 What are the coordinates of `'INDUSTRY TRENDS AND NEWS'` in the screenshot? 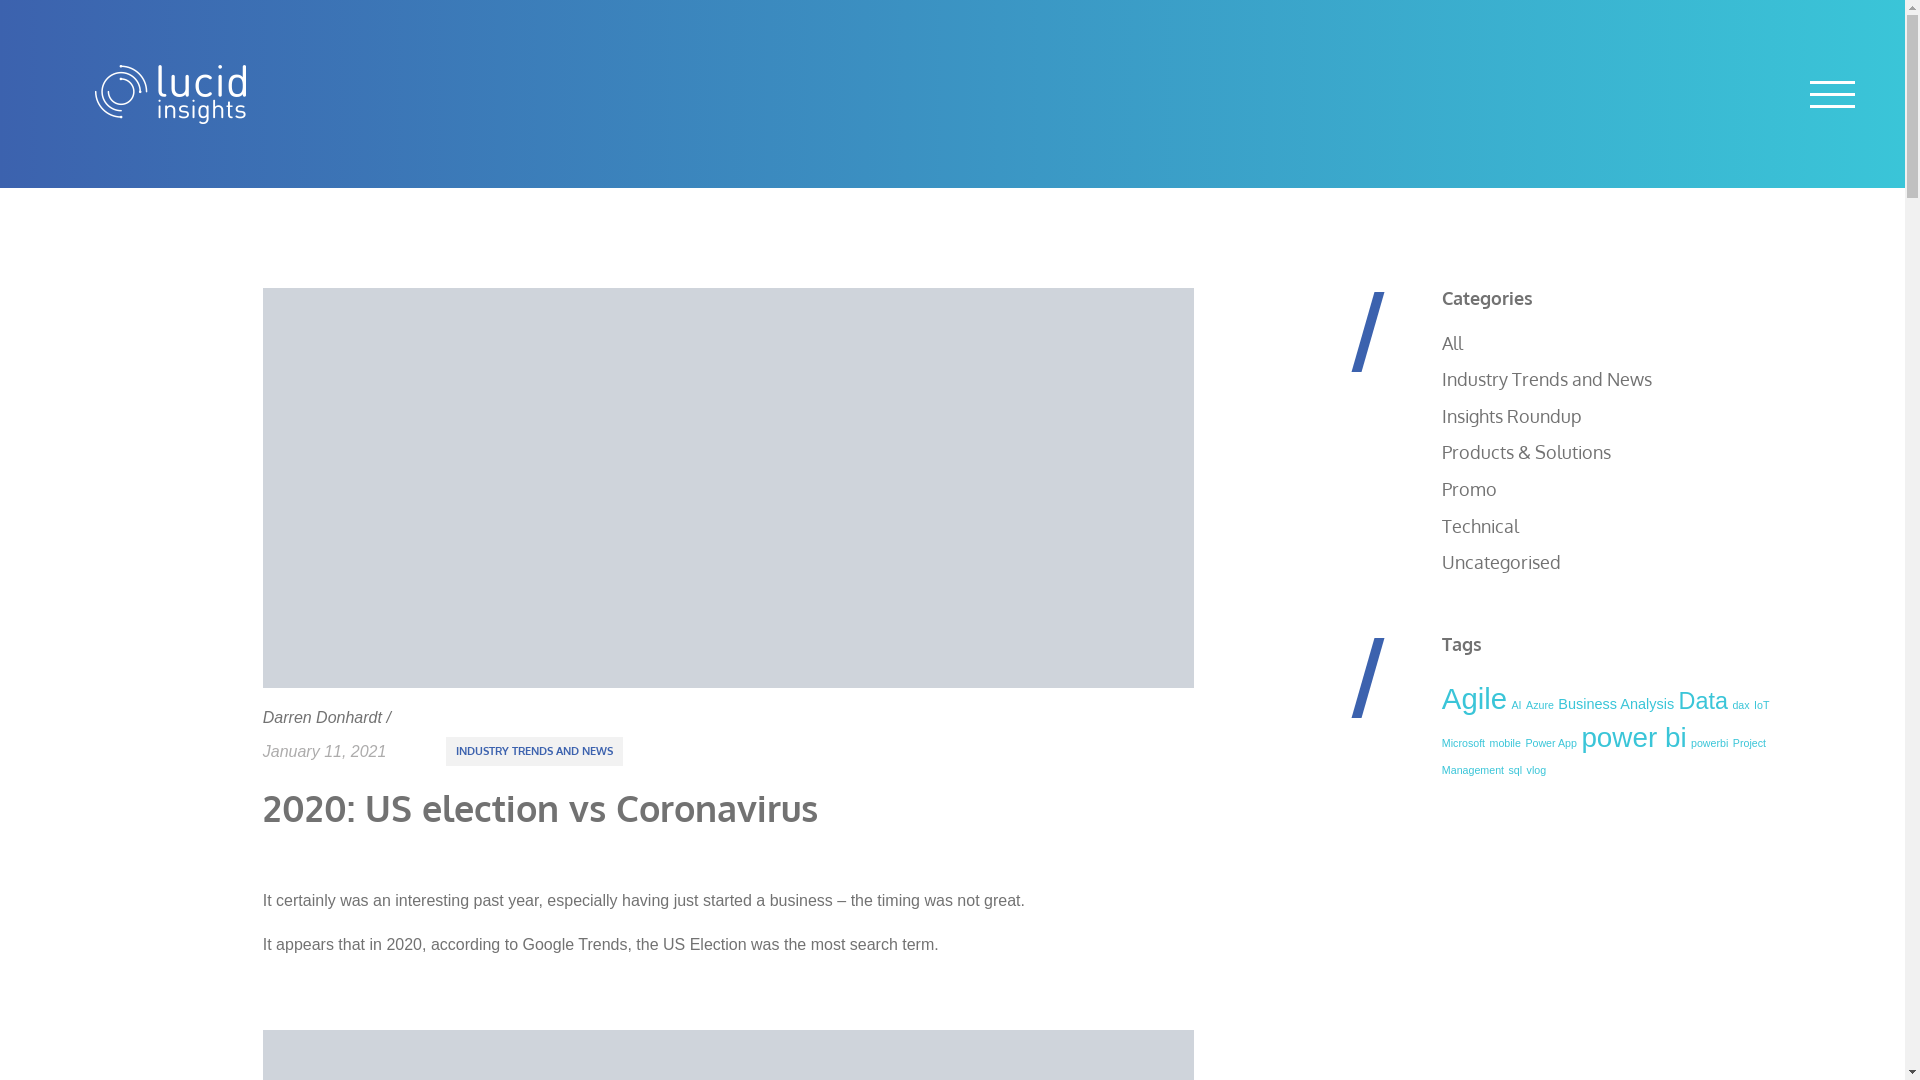 It's located at (534, 751).